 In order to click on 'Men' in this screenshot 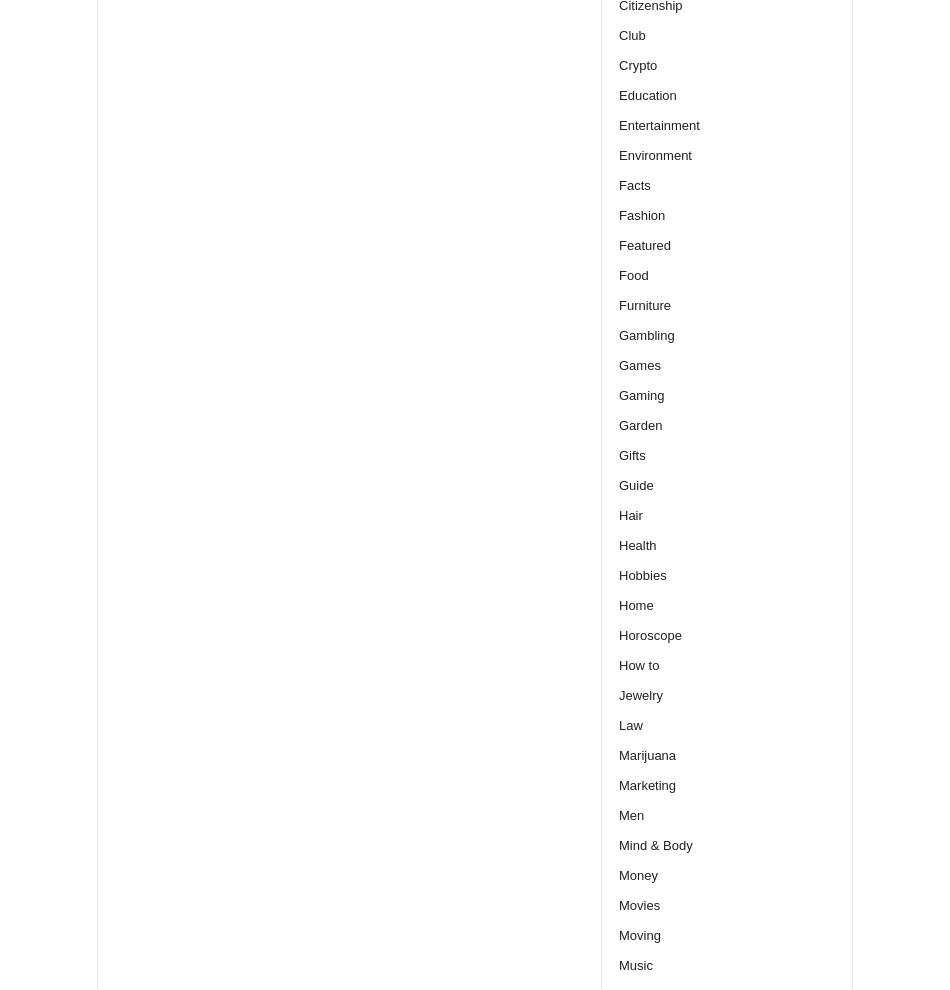, I will do `click(631, 813)`.